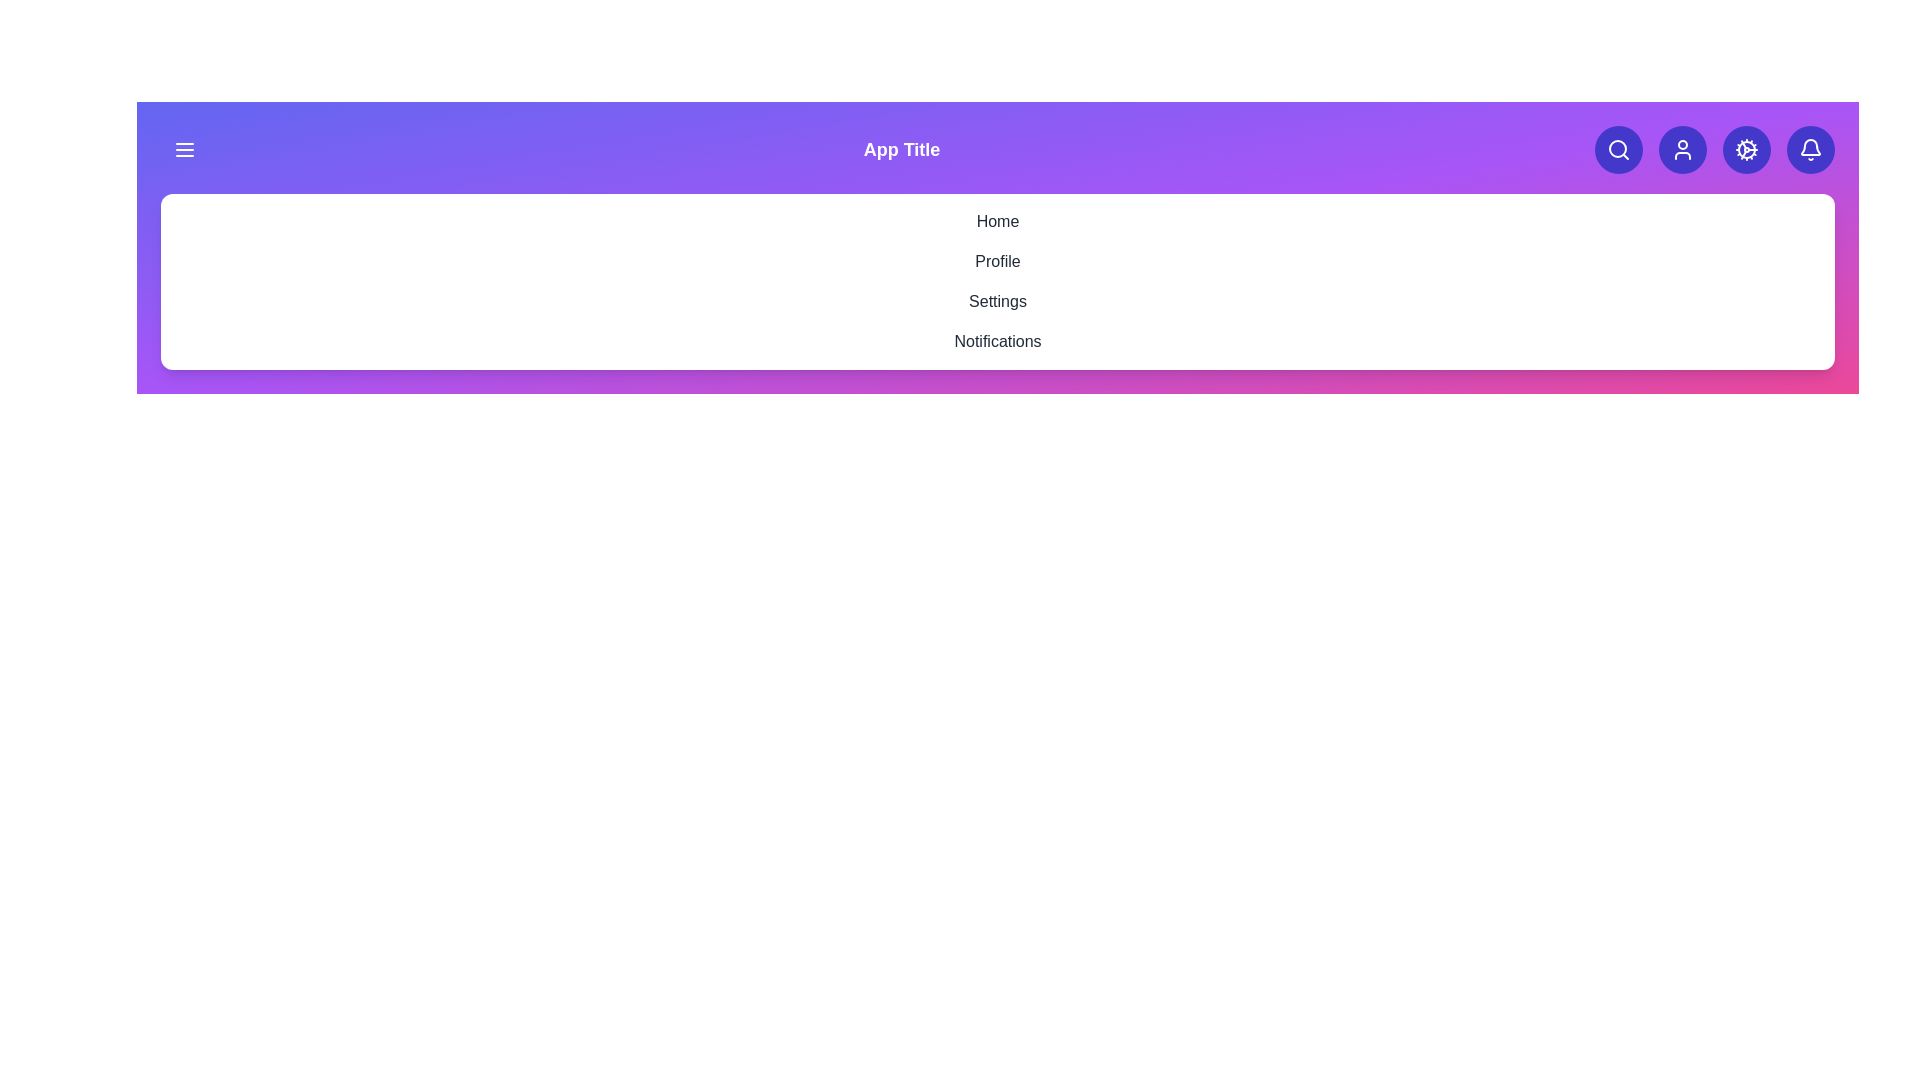  Describe the element at coordinates (1682, 149) in the screenshot. I see `the user icon to access the user profile options` at that location.